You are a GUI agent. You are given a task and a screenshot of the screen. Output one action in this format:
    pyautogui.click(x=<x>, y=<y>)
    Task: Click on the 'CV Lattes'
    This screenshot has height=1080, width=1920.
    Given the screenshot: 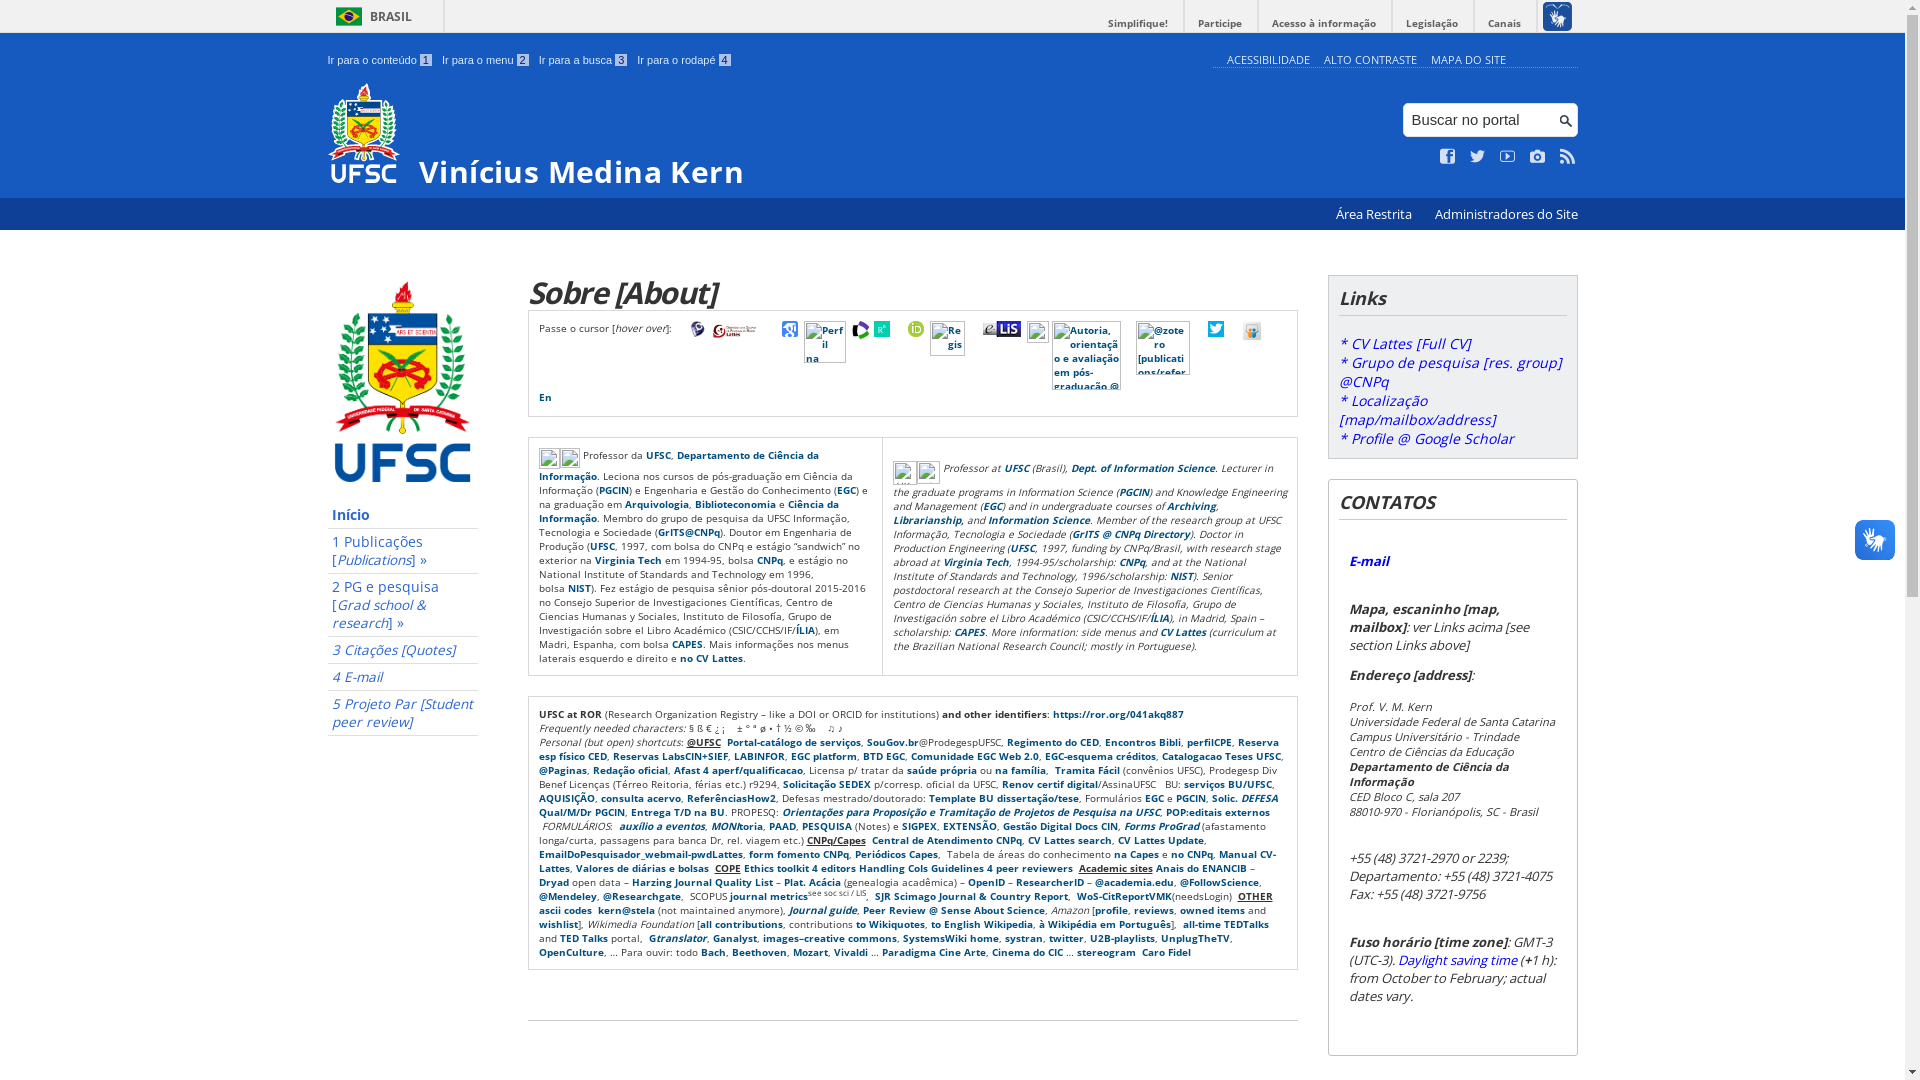 What is the action you would take?
    pyautogui.click(x=1160, y=631)
    